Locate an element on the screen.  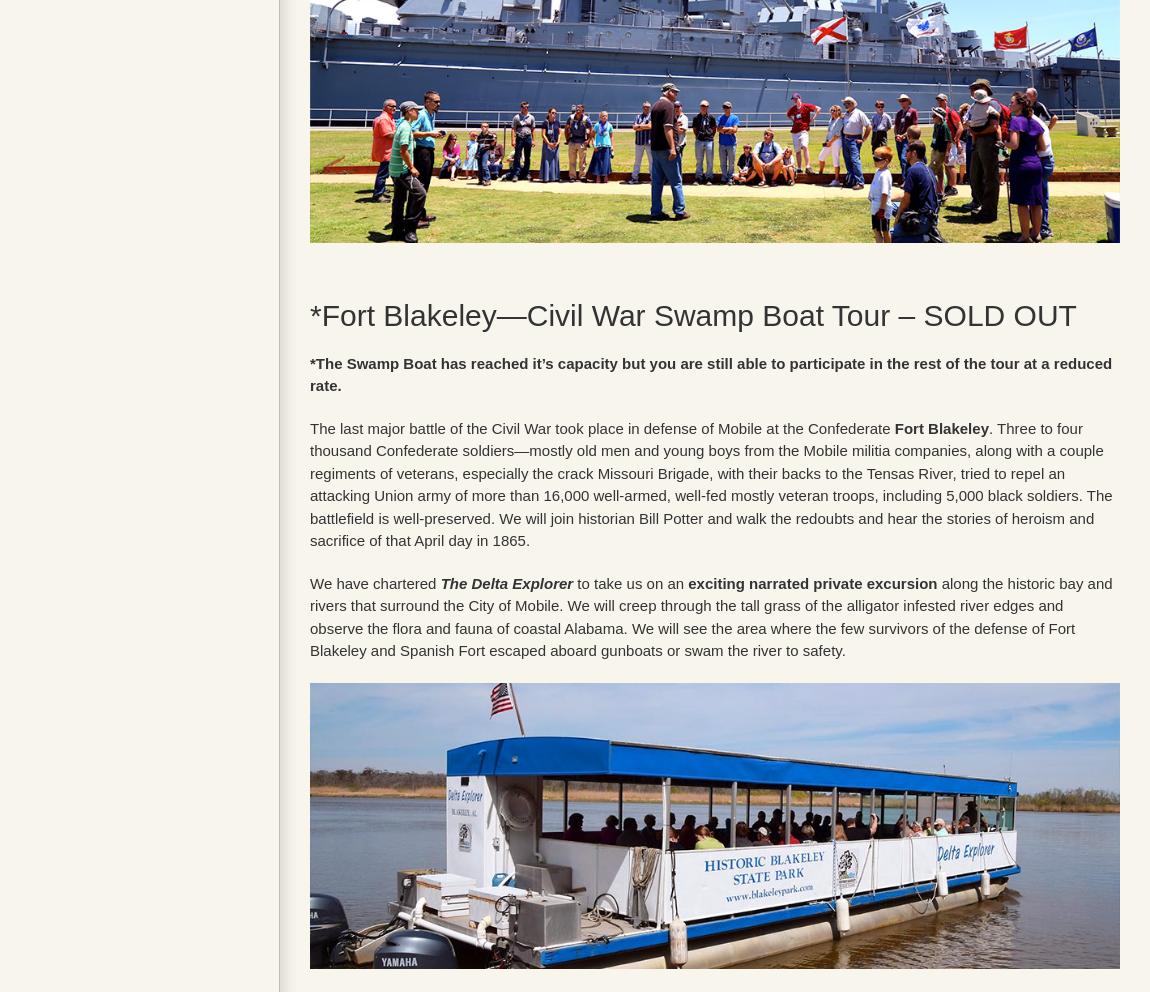
'We have chartered' is located at coordinates (310, 581).